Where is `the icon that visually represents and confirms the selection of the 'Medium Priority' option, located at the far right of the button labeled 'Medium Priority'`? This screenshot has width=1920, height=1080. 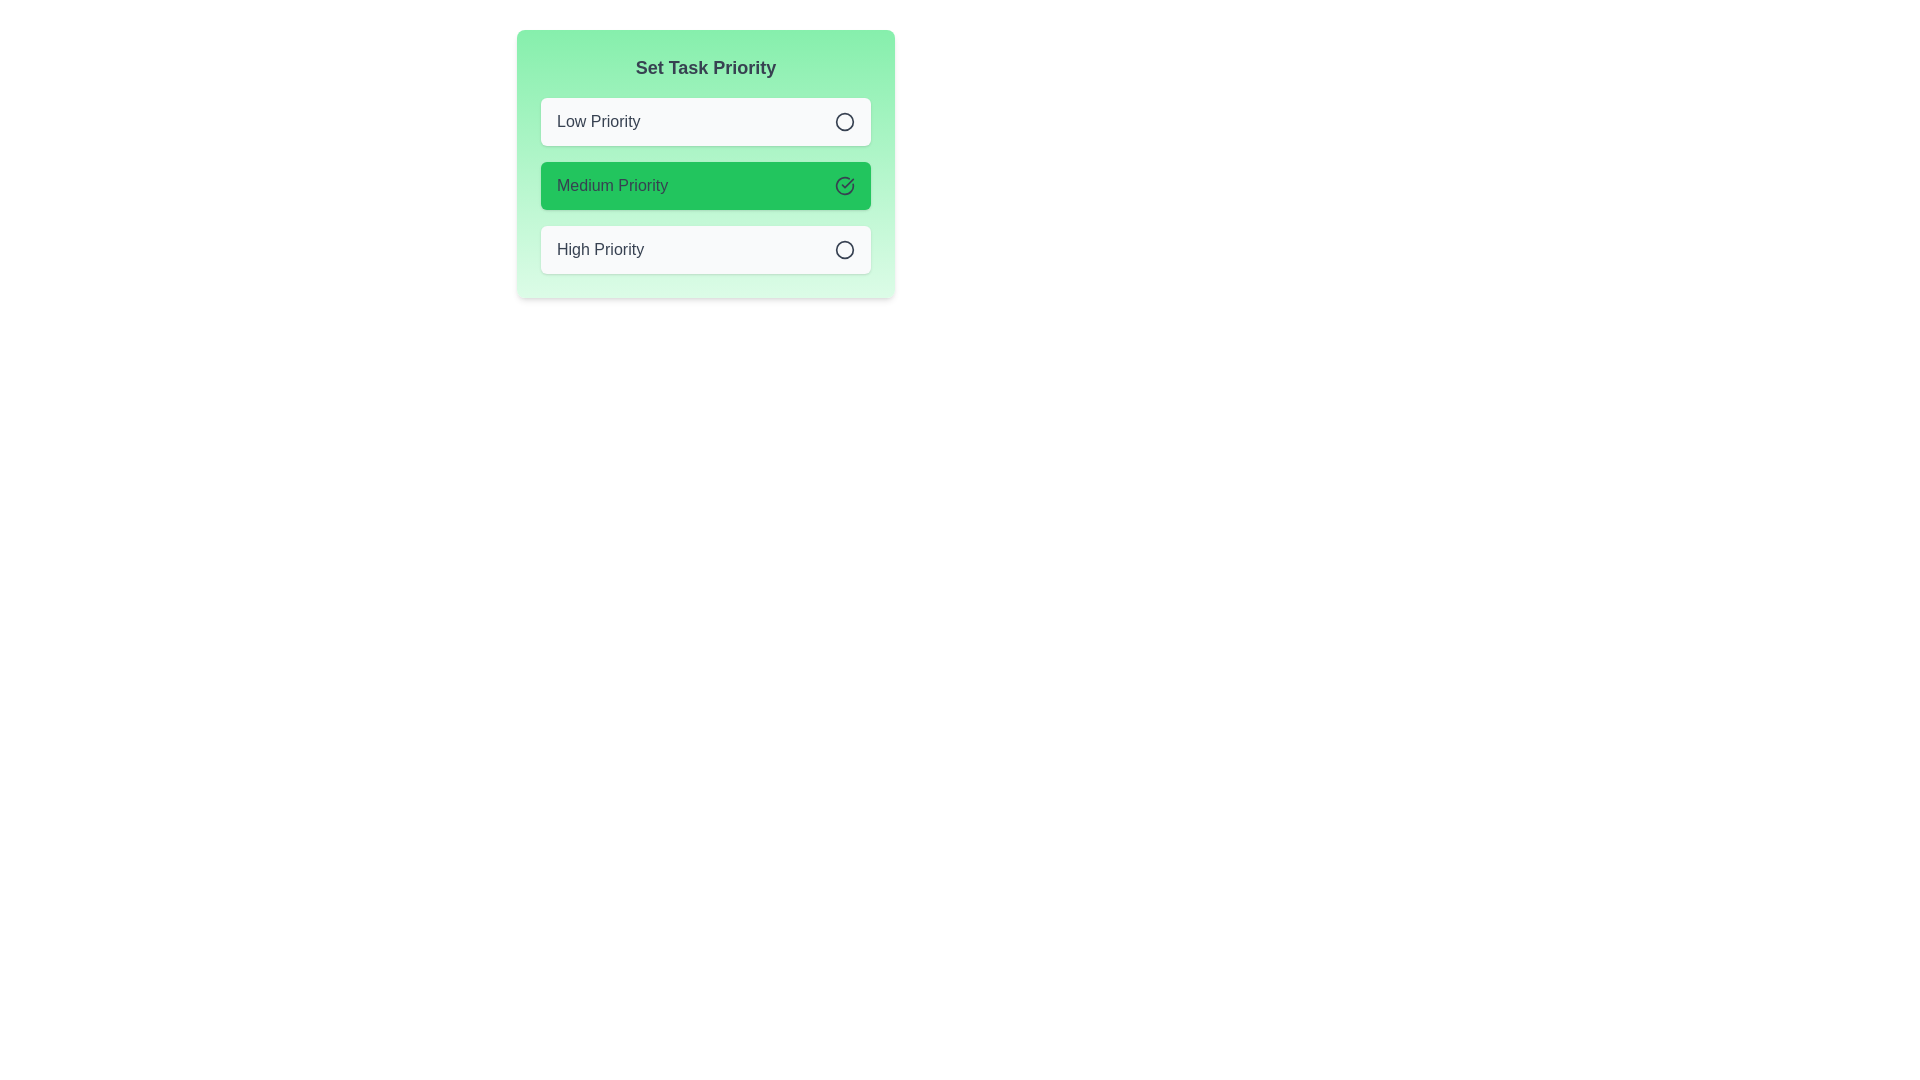
the icon that visually represents and confirms the selection of the 'Medium Priority' option, located at the far right of the button labeled 'Medium Priority' is located at coordinates (844, 185).